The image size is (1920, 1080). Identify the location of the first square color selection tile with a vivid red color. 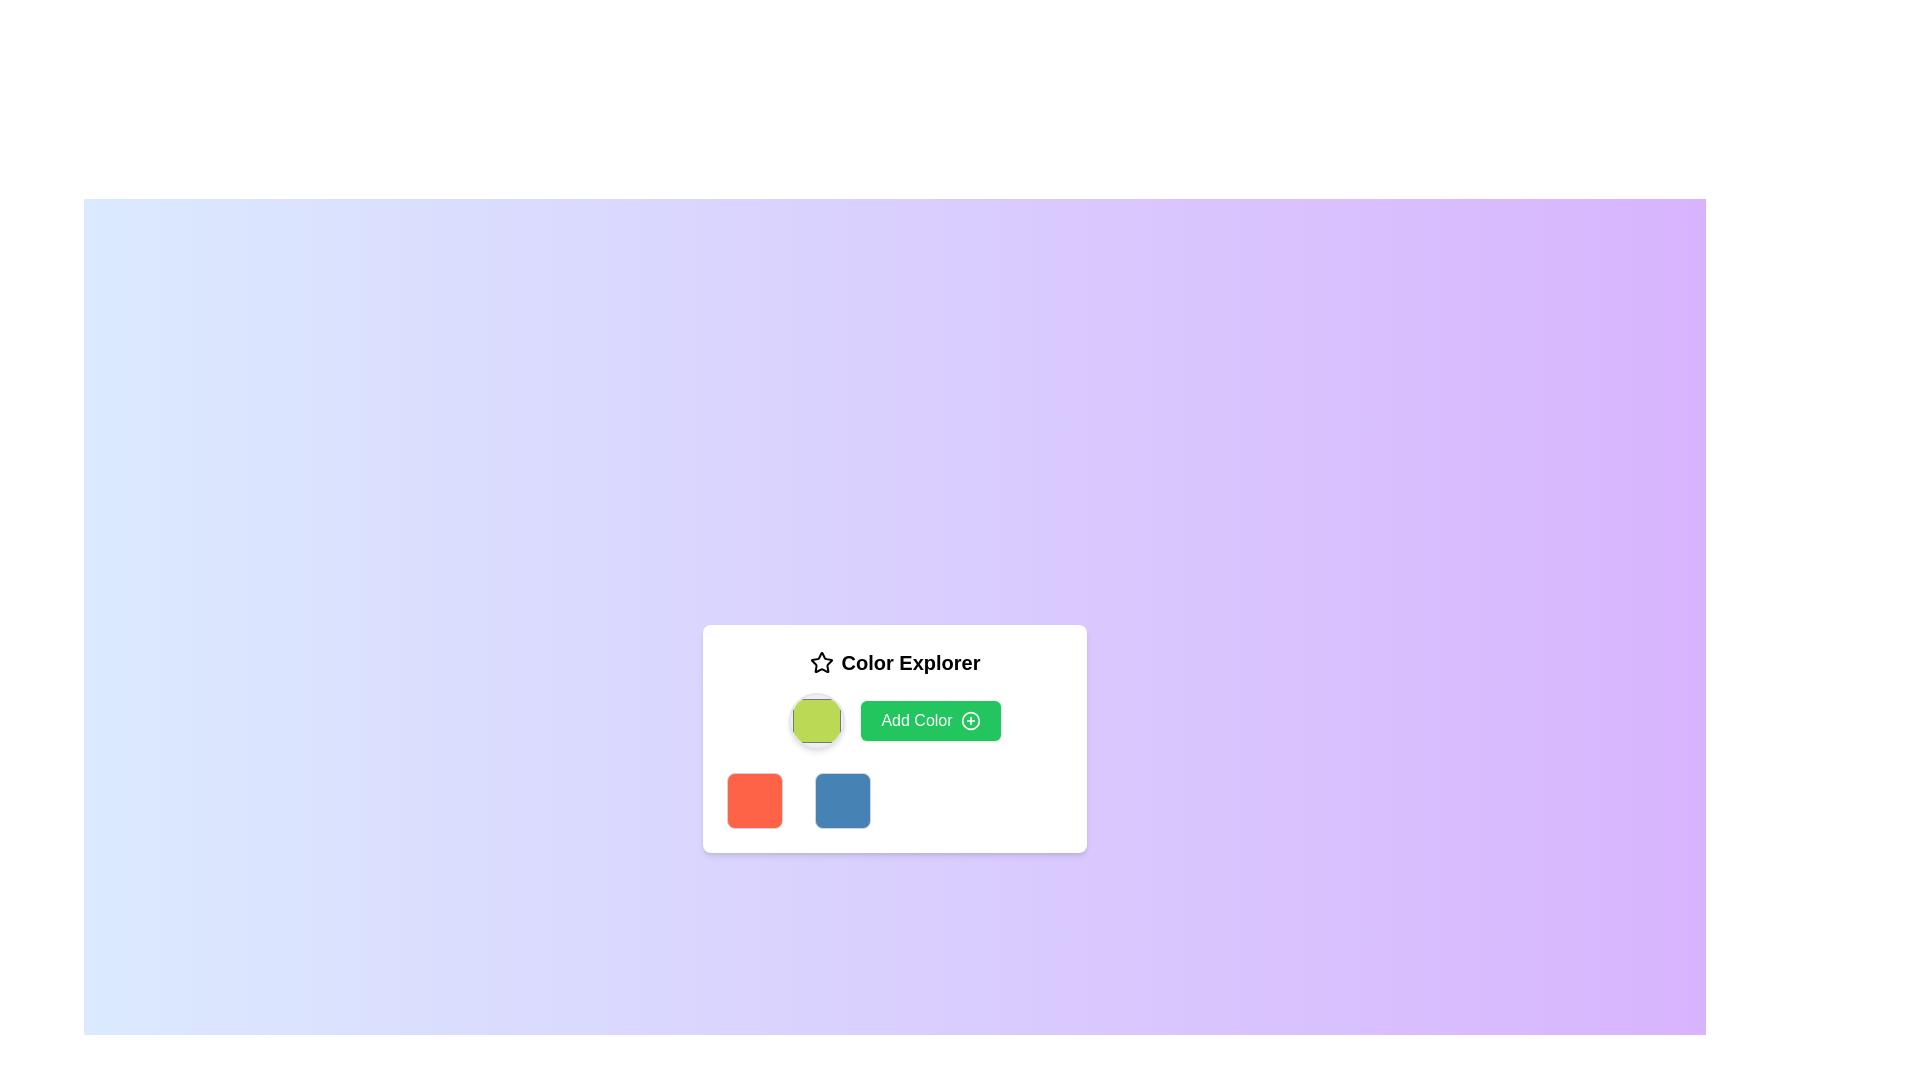
(753, 800).